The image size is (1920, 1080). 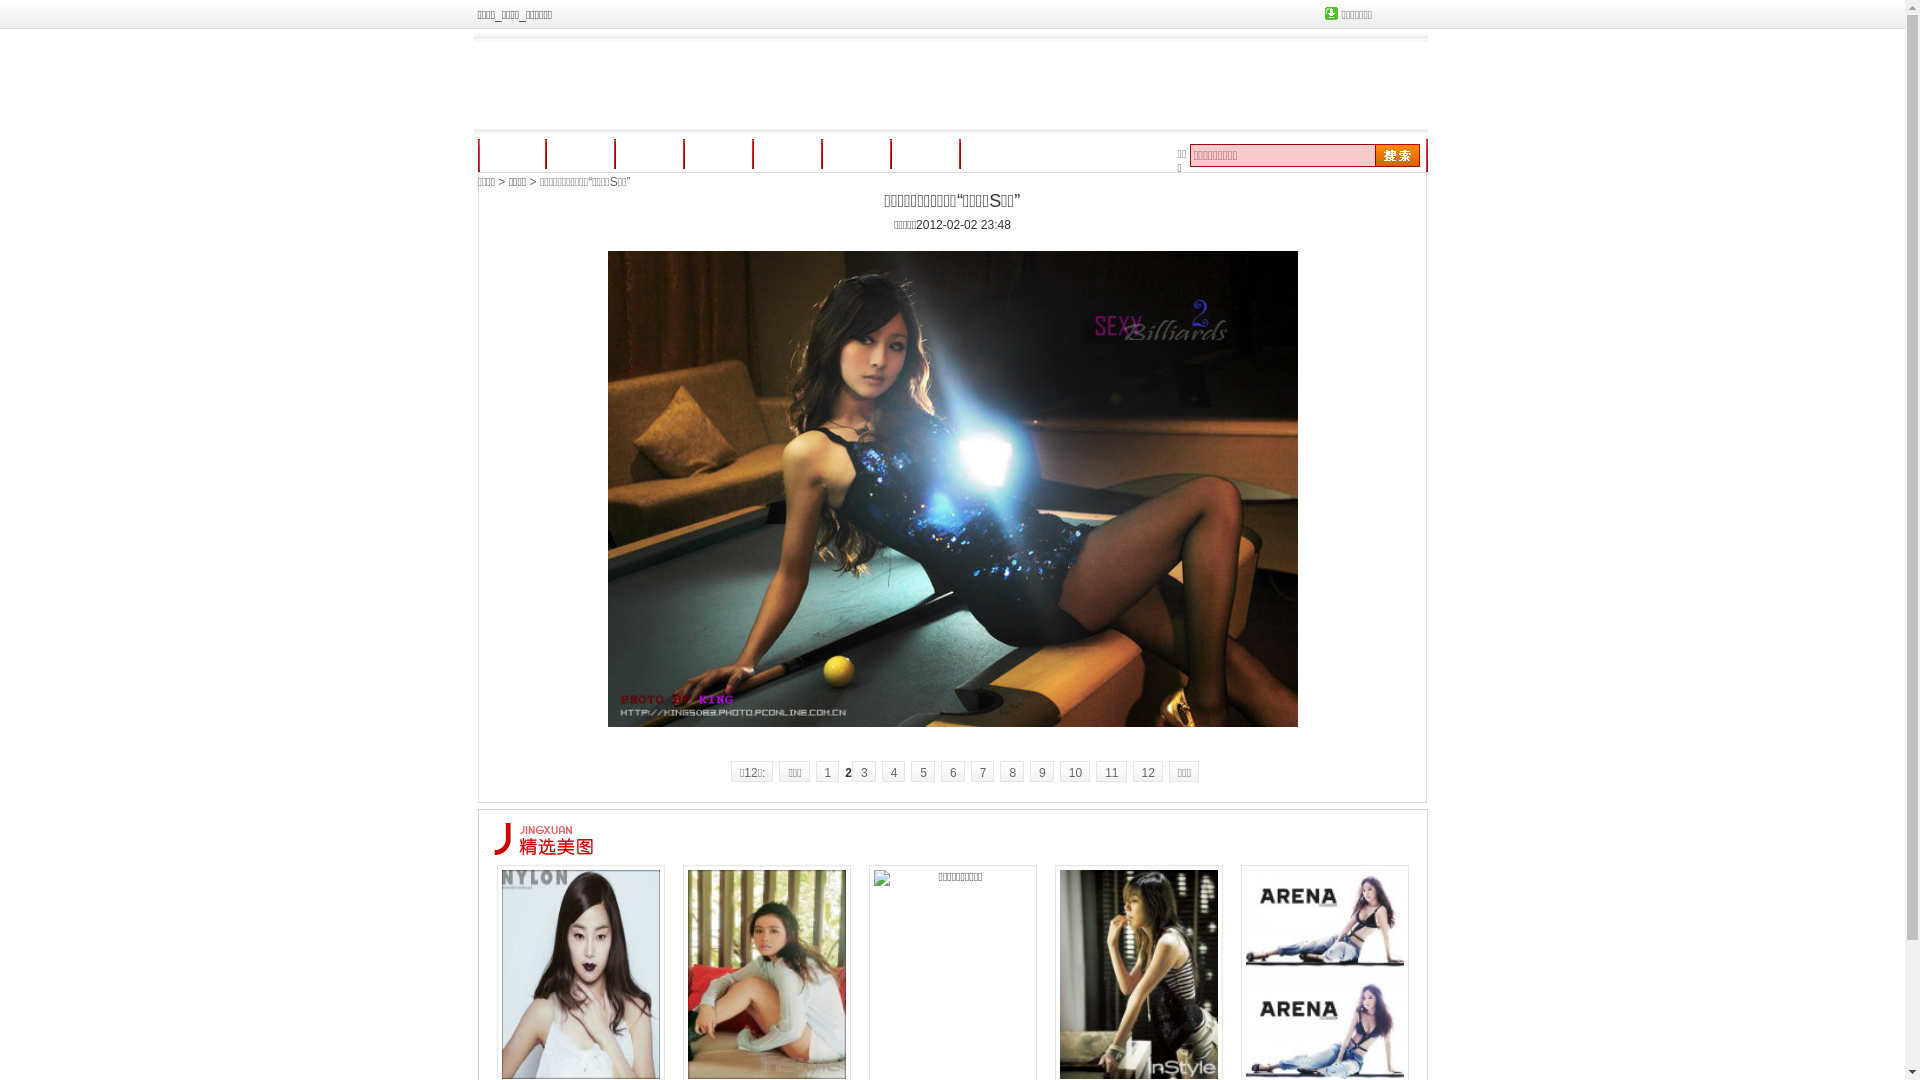 What do you see at coordinates (983, 770) in the screenshot?
I see `'7'` at bounding box center [983, 770].